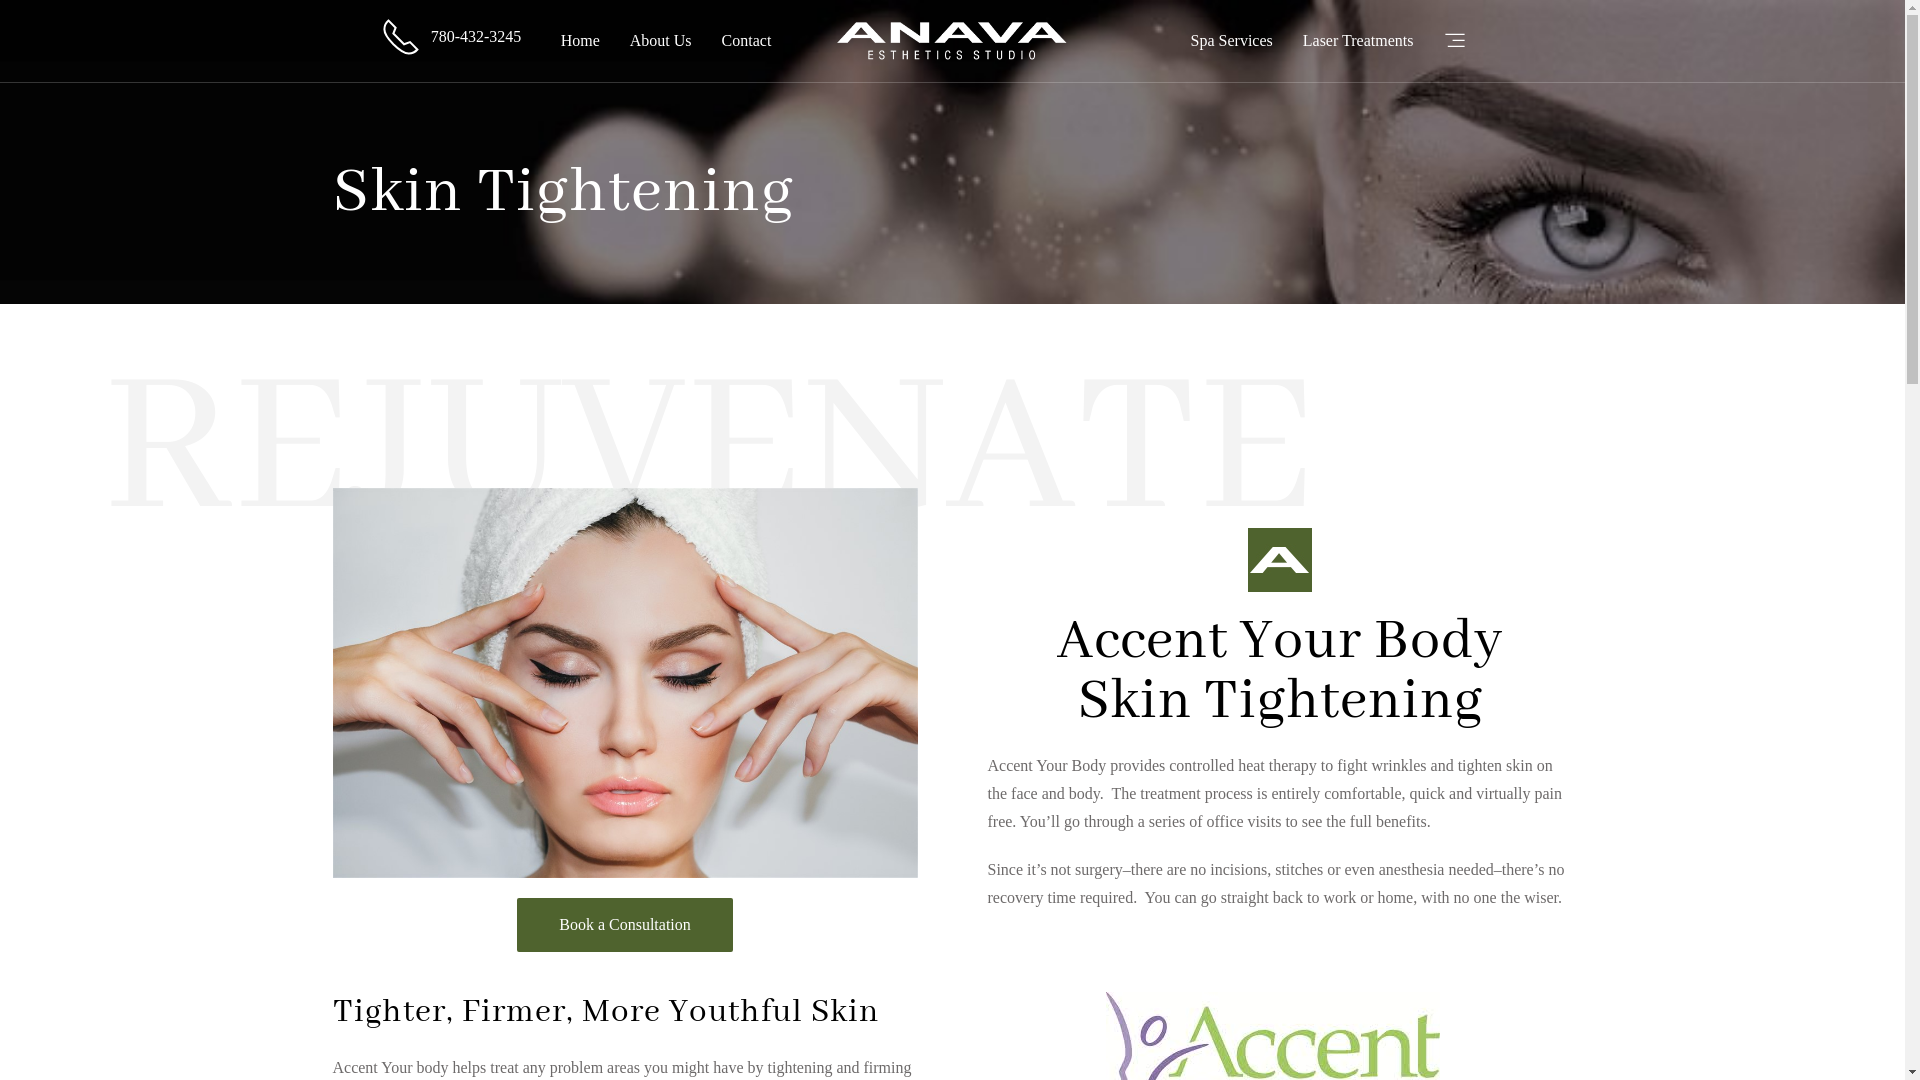 The height and width of the screenshot is (1080, 1920). What do you see at coordinates (517, 925) in the screenshot?
I see `'Book a Consultation'` at bounding box center [517, 925].